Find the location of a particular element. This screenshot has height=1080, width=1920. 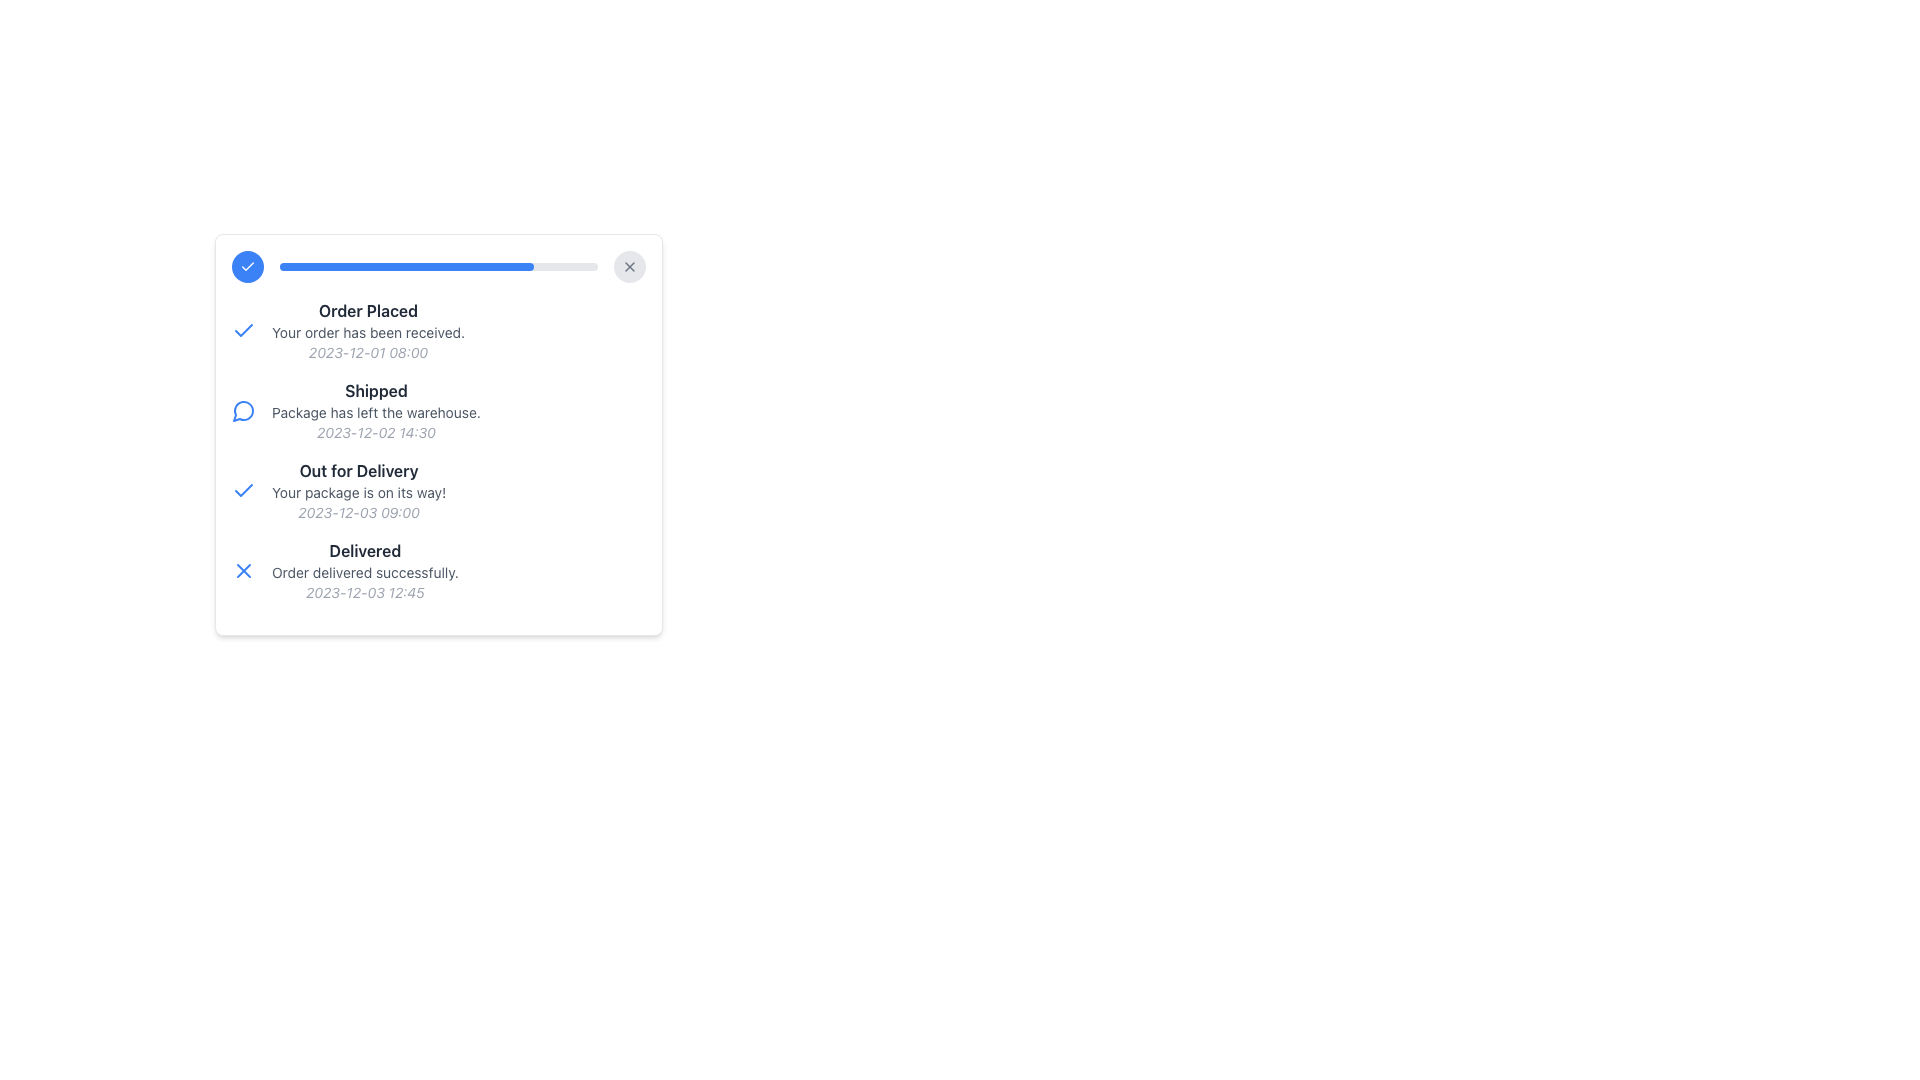

text of the delivery status update item titled 'Delivered', which includes the subtitle 'Order delivered successfully.' and the timestamp '2023-12-03 12:45' is located at coordinates (437, 570).